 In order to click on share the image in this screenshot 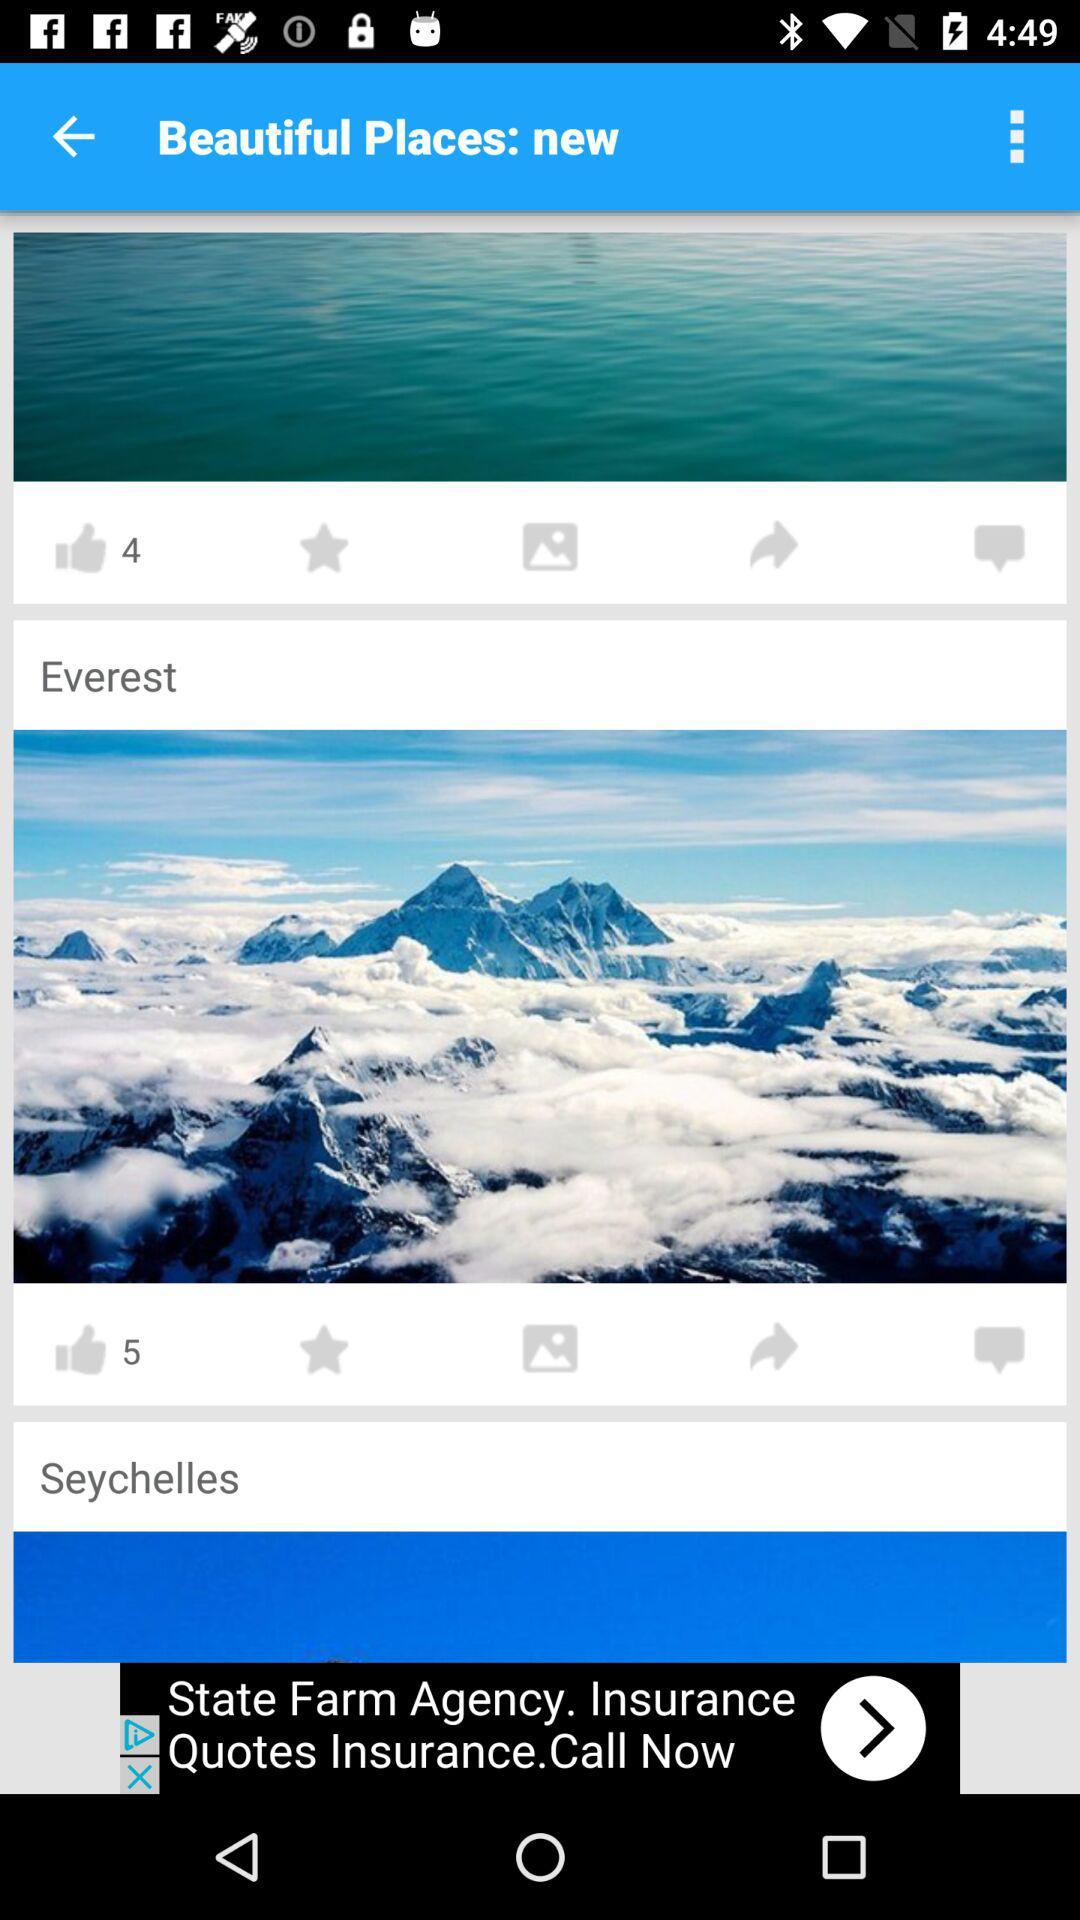, I will do `click(774, 1349)`.